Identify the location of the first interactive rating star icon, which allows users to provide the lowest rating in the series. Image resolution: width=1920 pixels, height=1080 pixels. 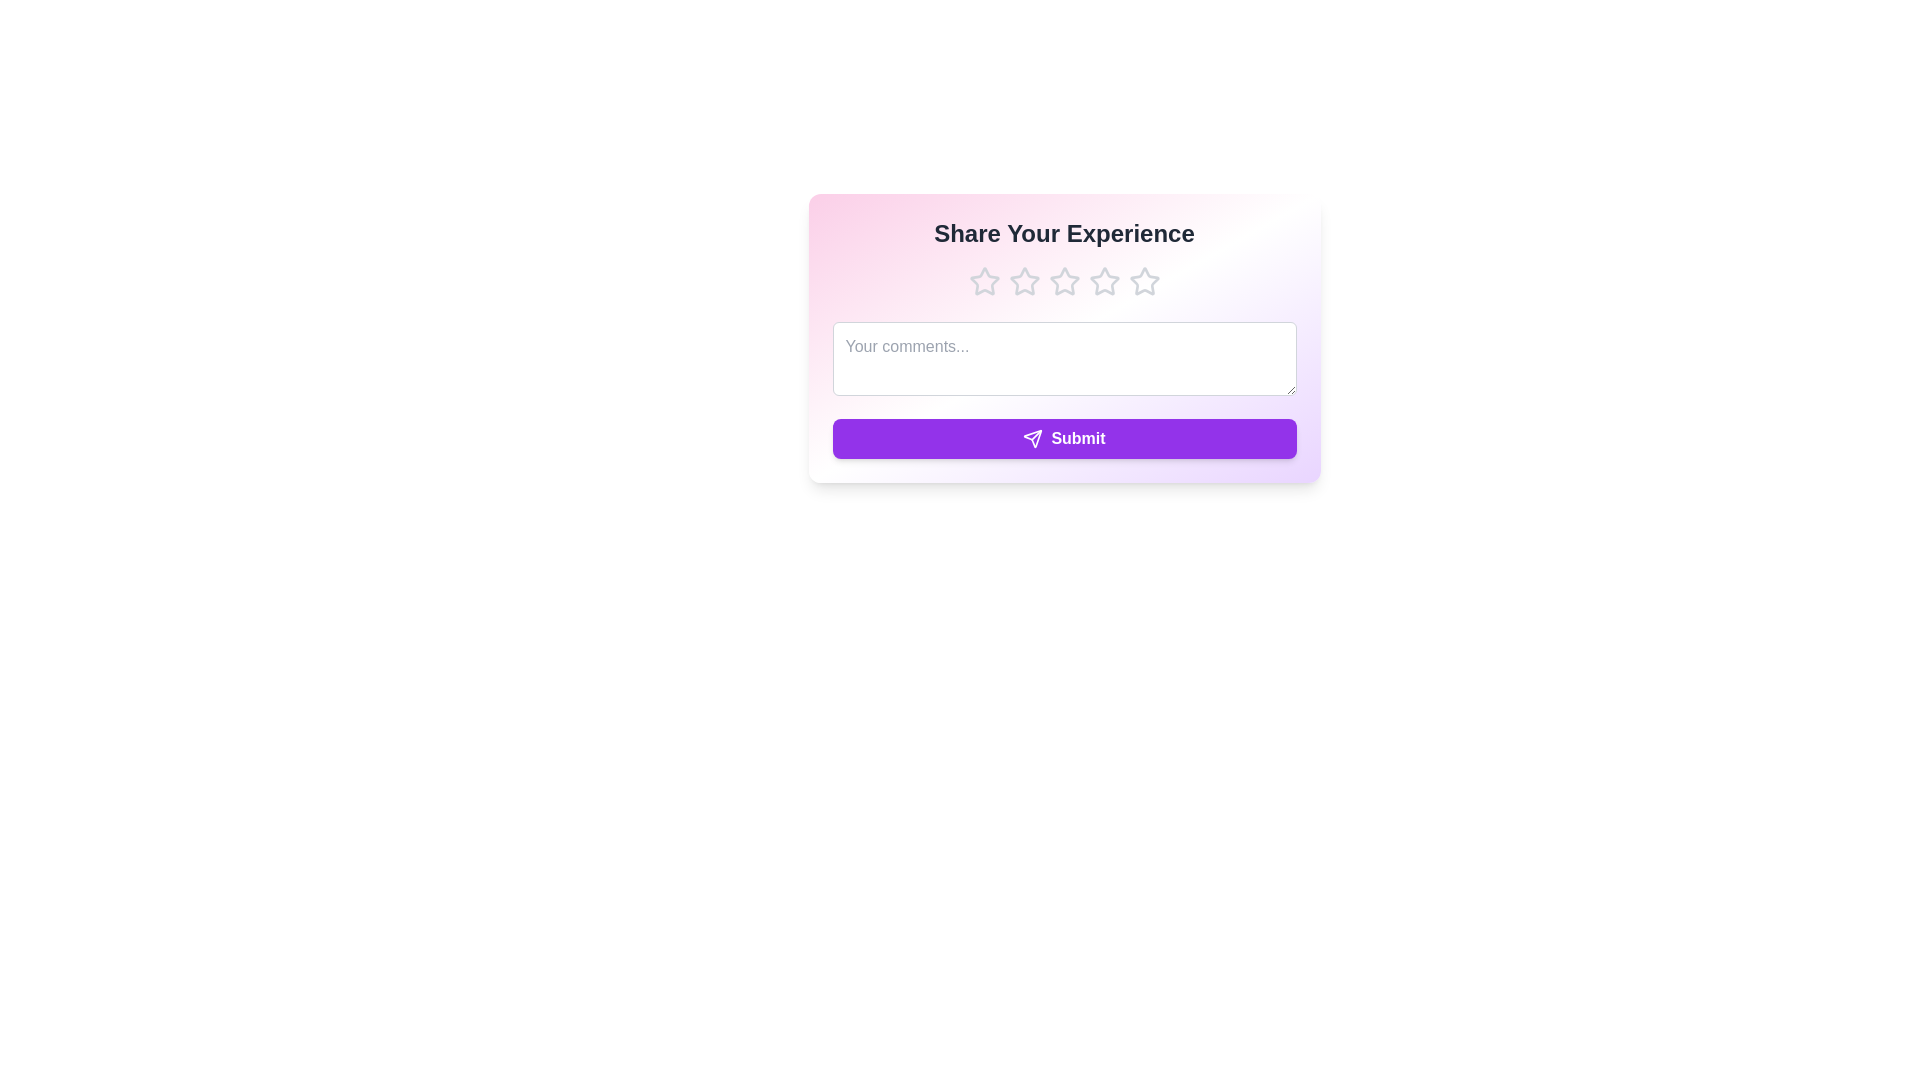
(984, 281).